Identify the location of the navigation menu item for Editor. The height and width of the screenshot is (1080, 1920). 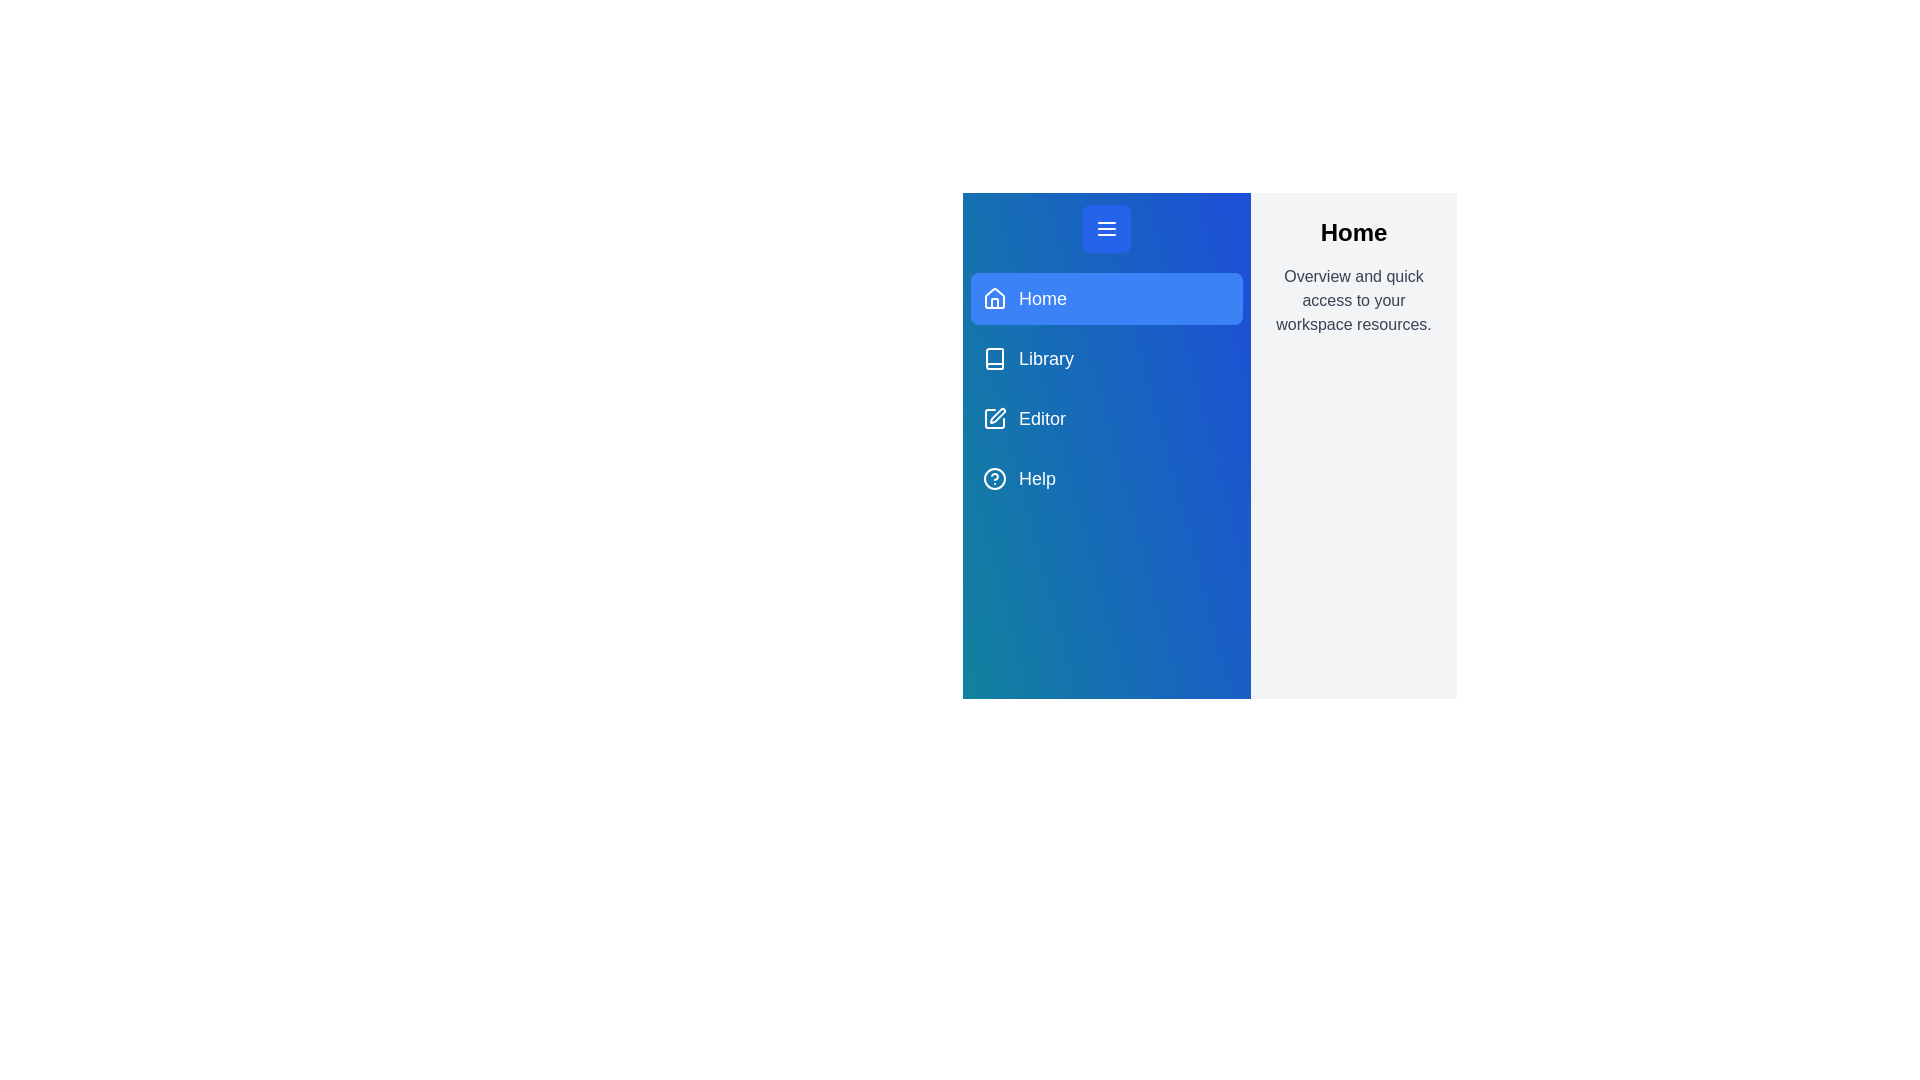
(1106, 418).